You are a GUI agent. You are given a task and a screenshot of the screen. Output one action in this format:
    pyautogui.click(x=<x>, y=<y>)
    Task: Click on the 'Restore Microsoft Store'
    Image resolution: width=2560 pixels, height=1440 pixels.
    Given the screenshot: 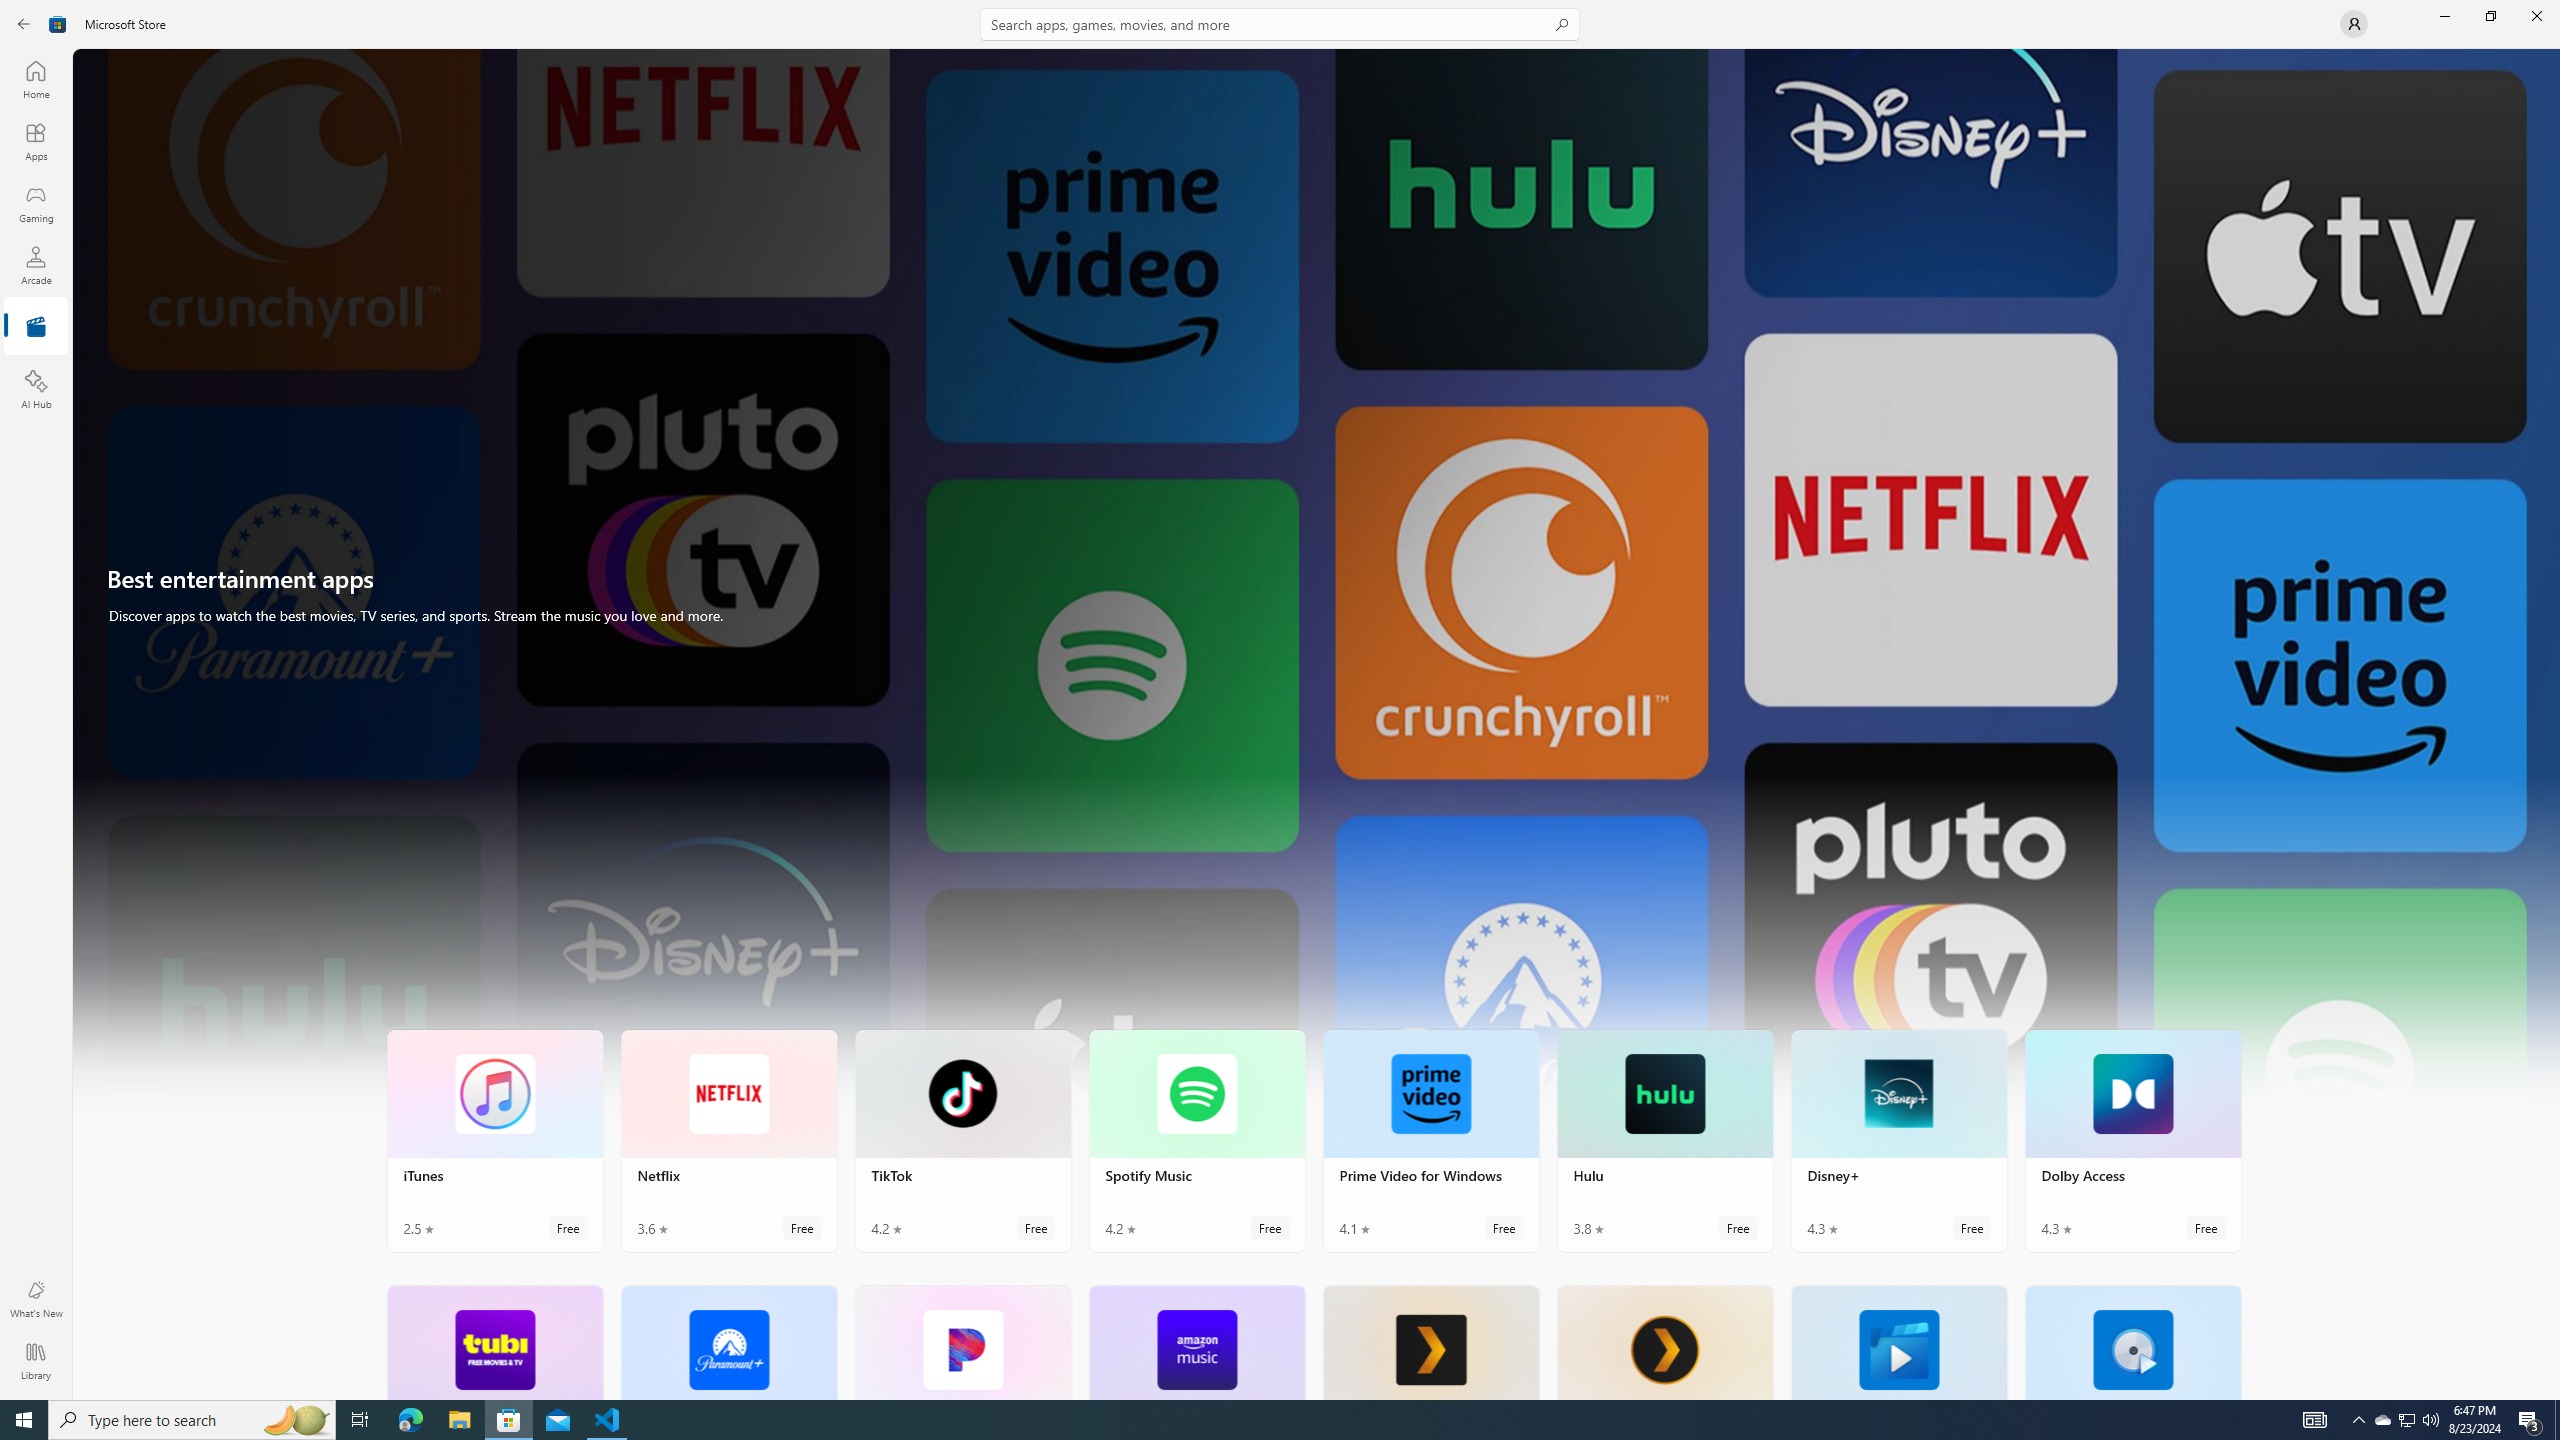 What is the action you would take?
    pyautogui.click(x=2490, y=15)
    